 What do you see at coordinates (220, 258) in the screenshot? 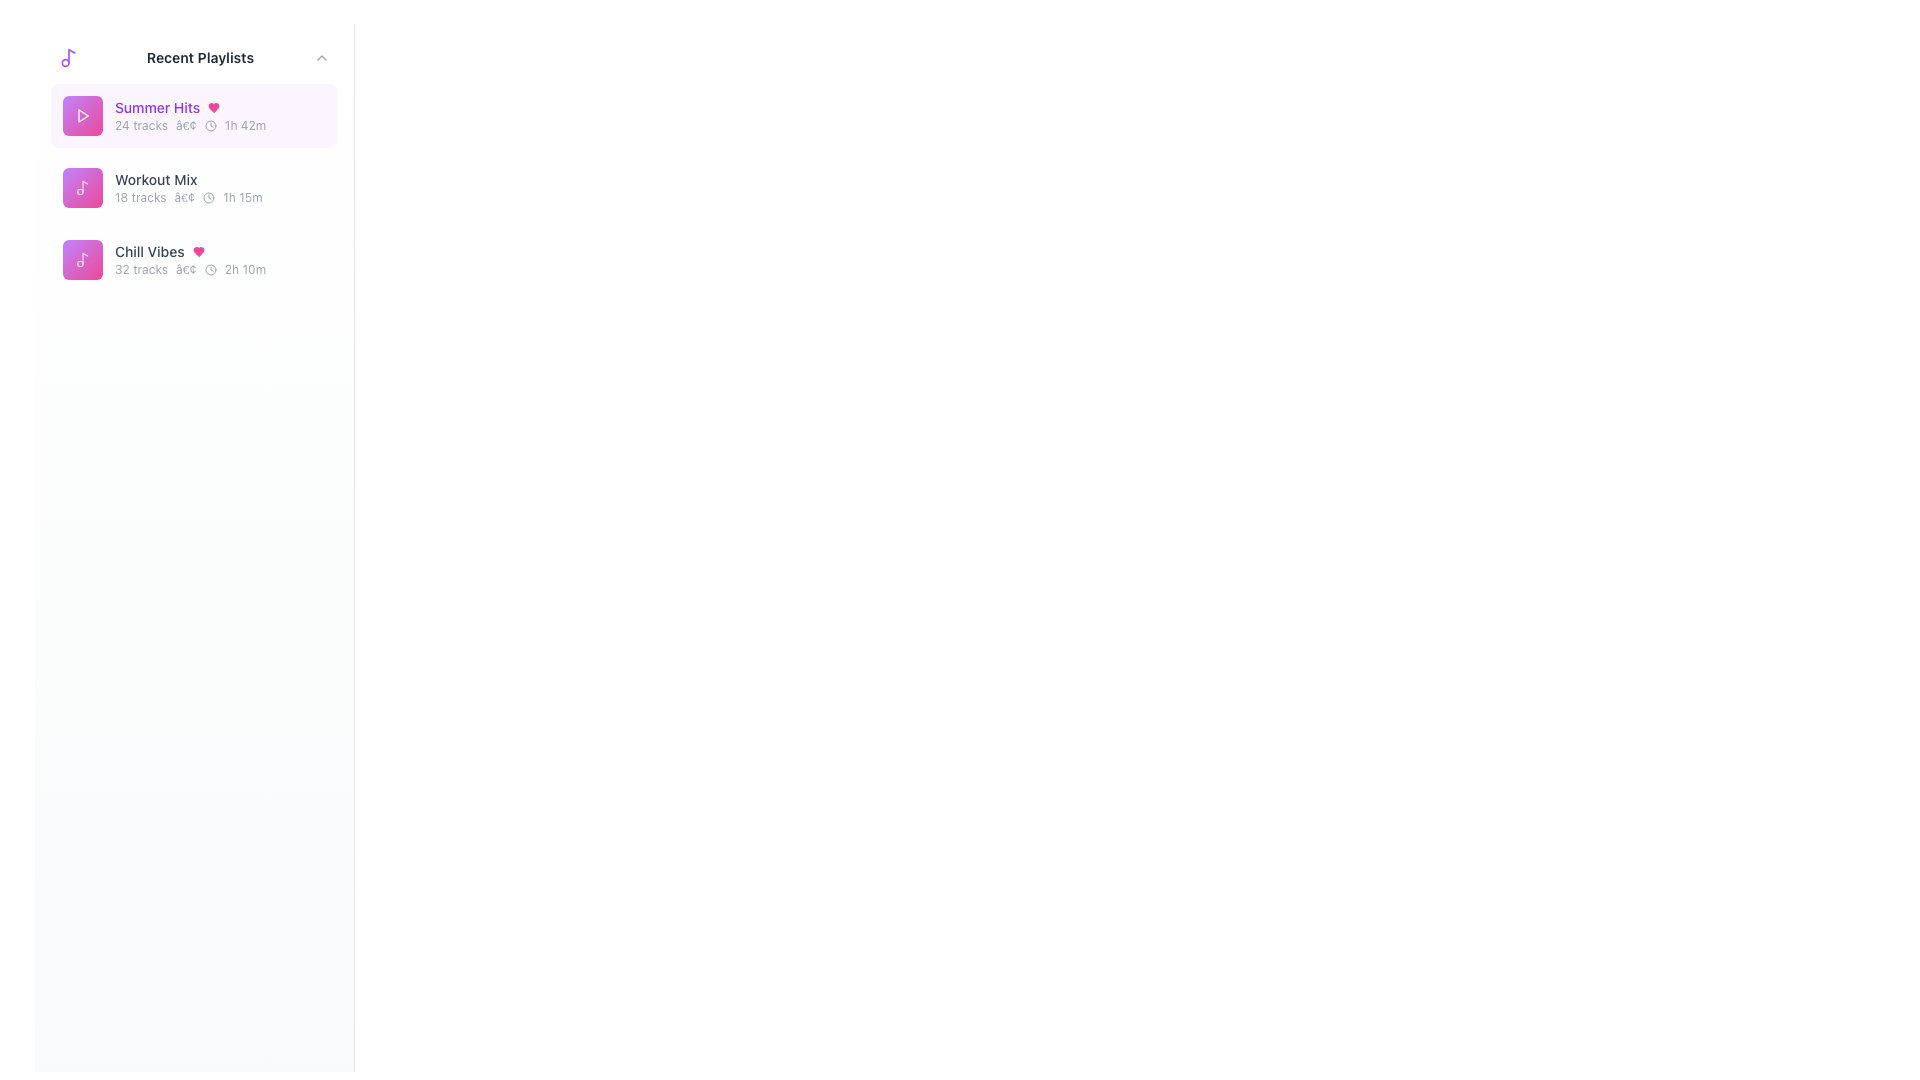
I see `the 'Chill Vibes 32 tracks • 2h 10m' playlist entry in the Recent Playlists sidebar` at bounding box center [220, 258].